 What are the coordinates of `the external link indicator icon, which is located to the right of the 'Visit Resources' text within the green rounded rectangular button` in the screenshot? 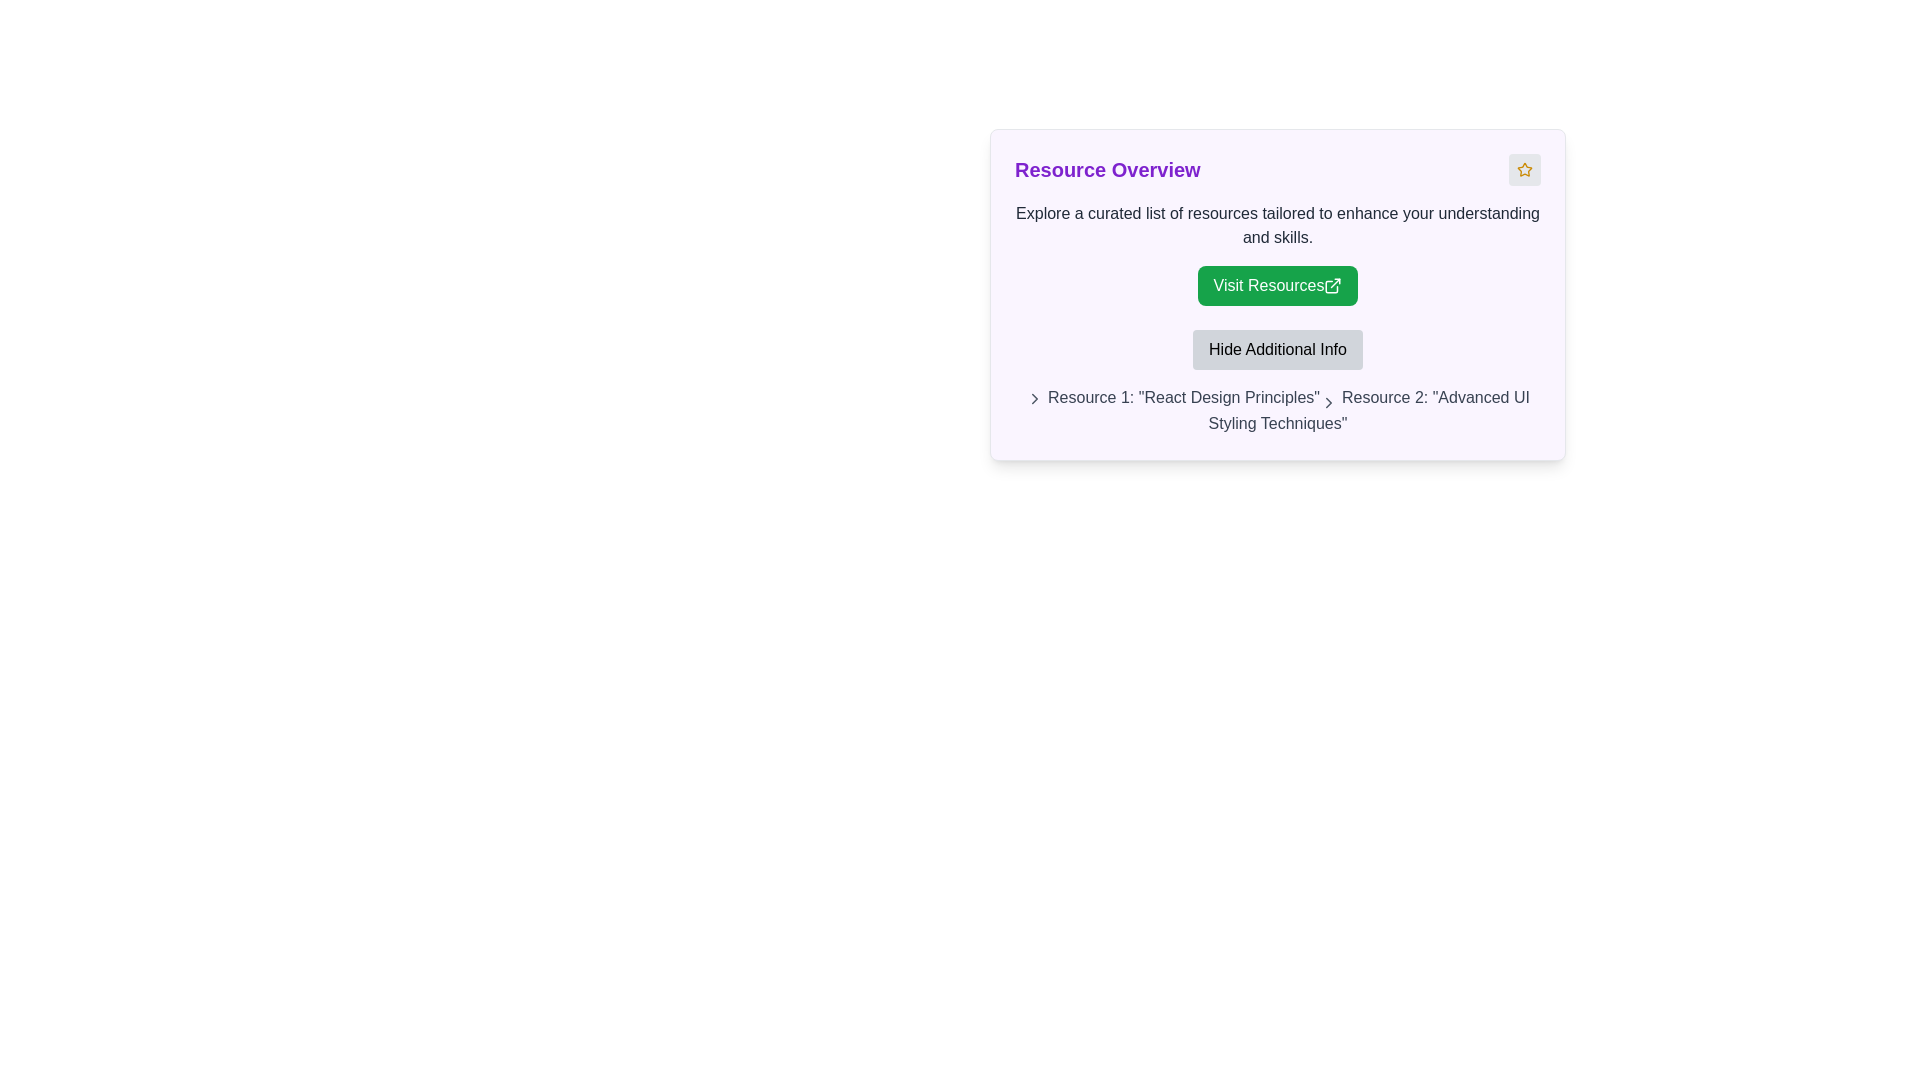 It's located at (1333, 285).